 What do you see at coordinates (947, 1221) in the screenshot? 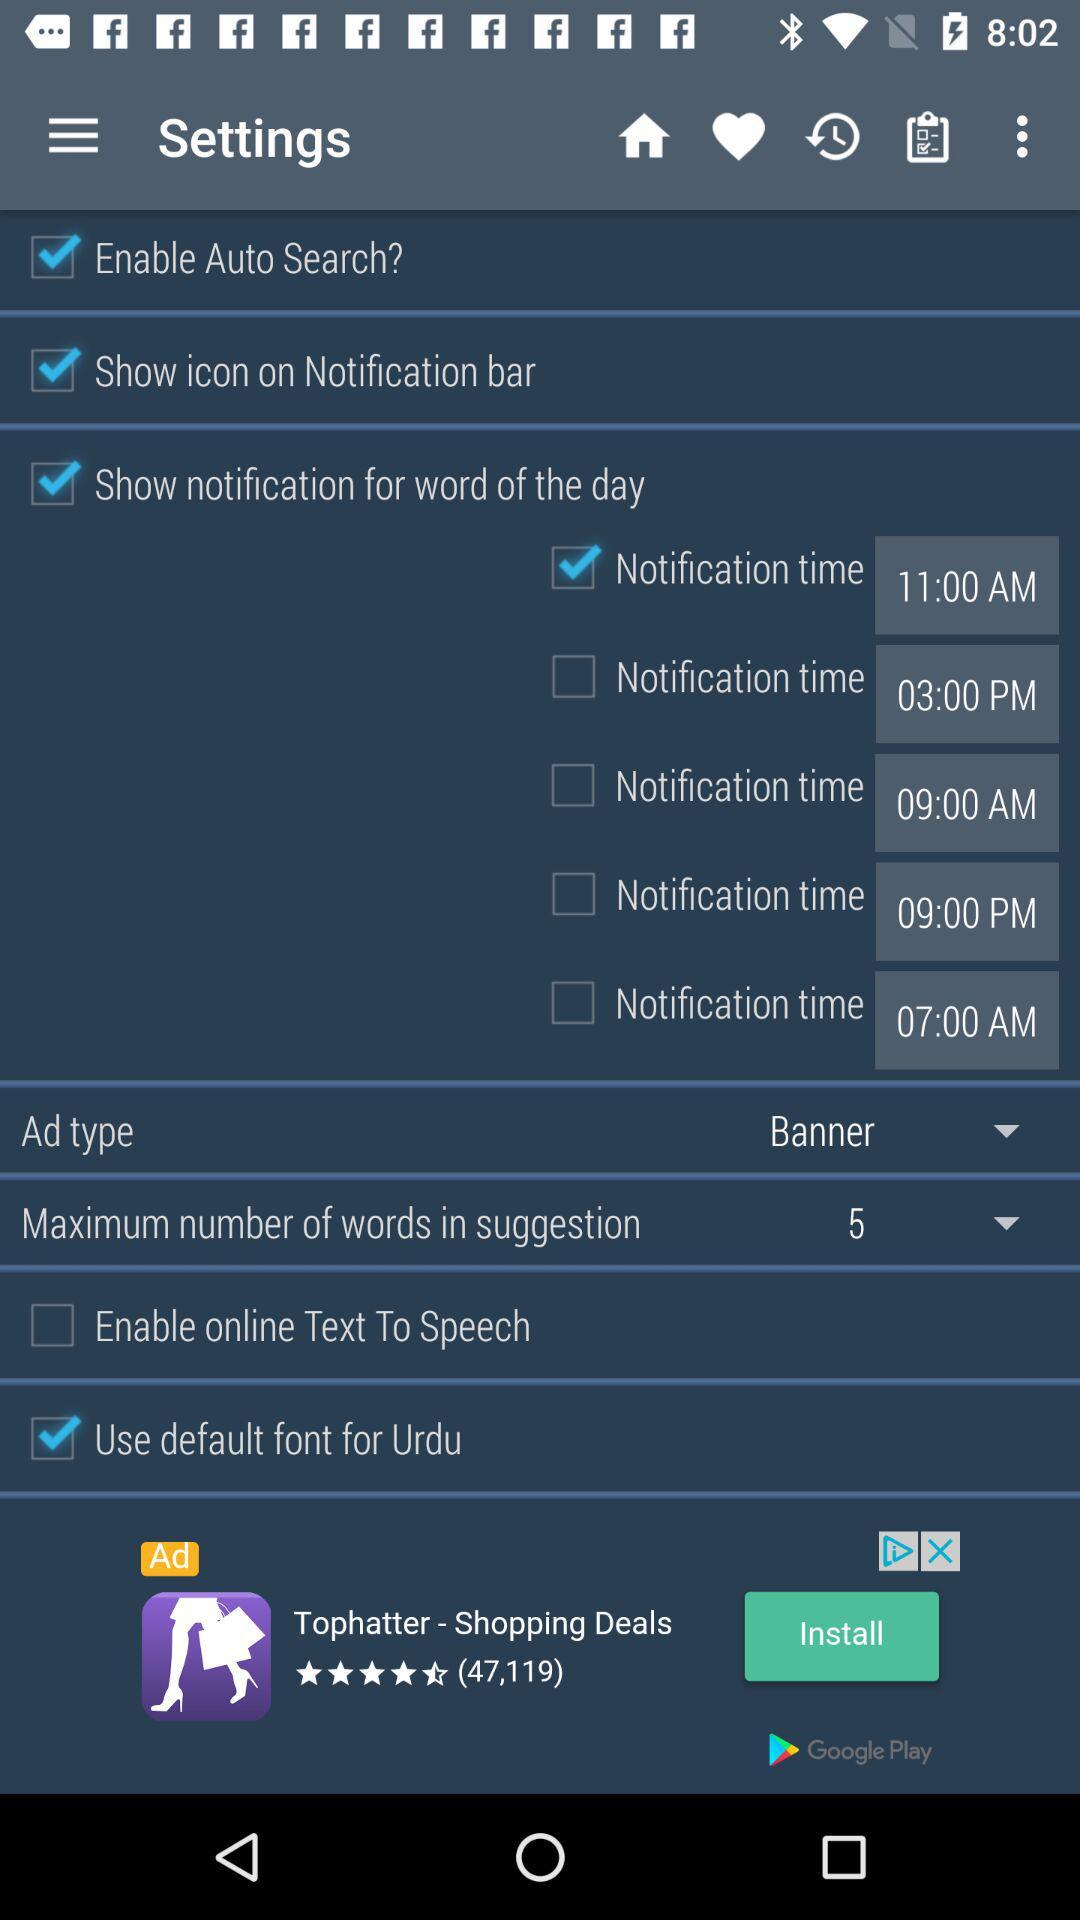
I see `the second drop down button along with the number 5` at bounding box center [947, 1221].